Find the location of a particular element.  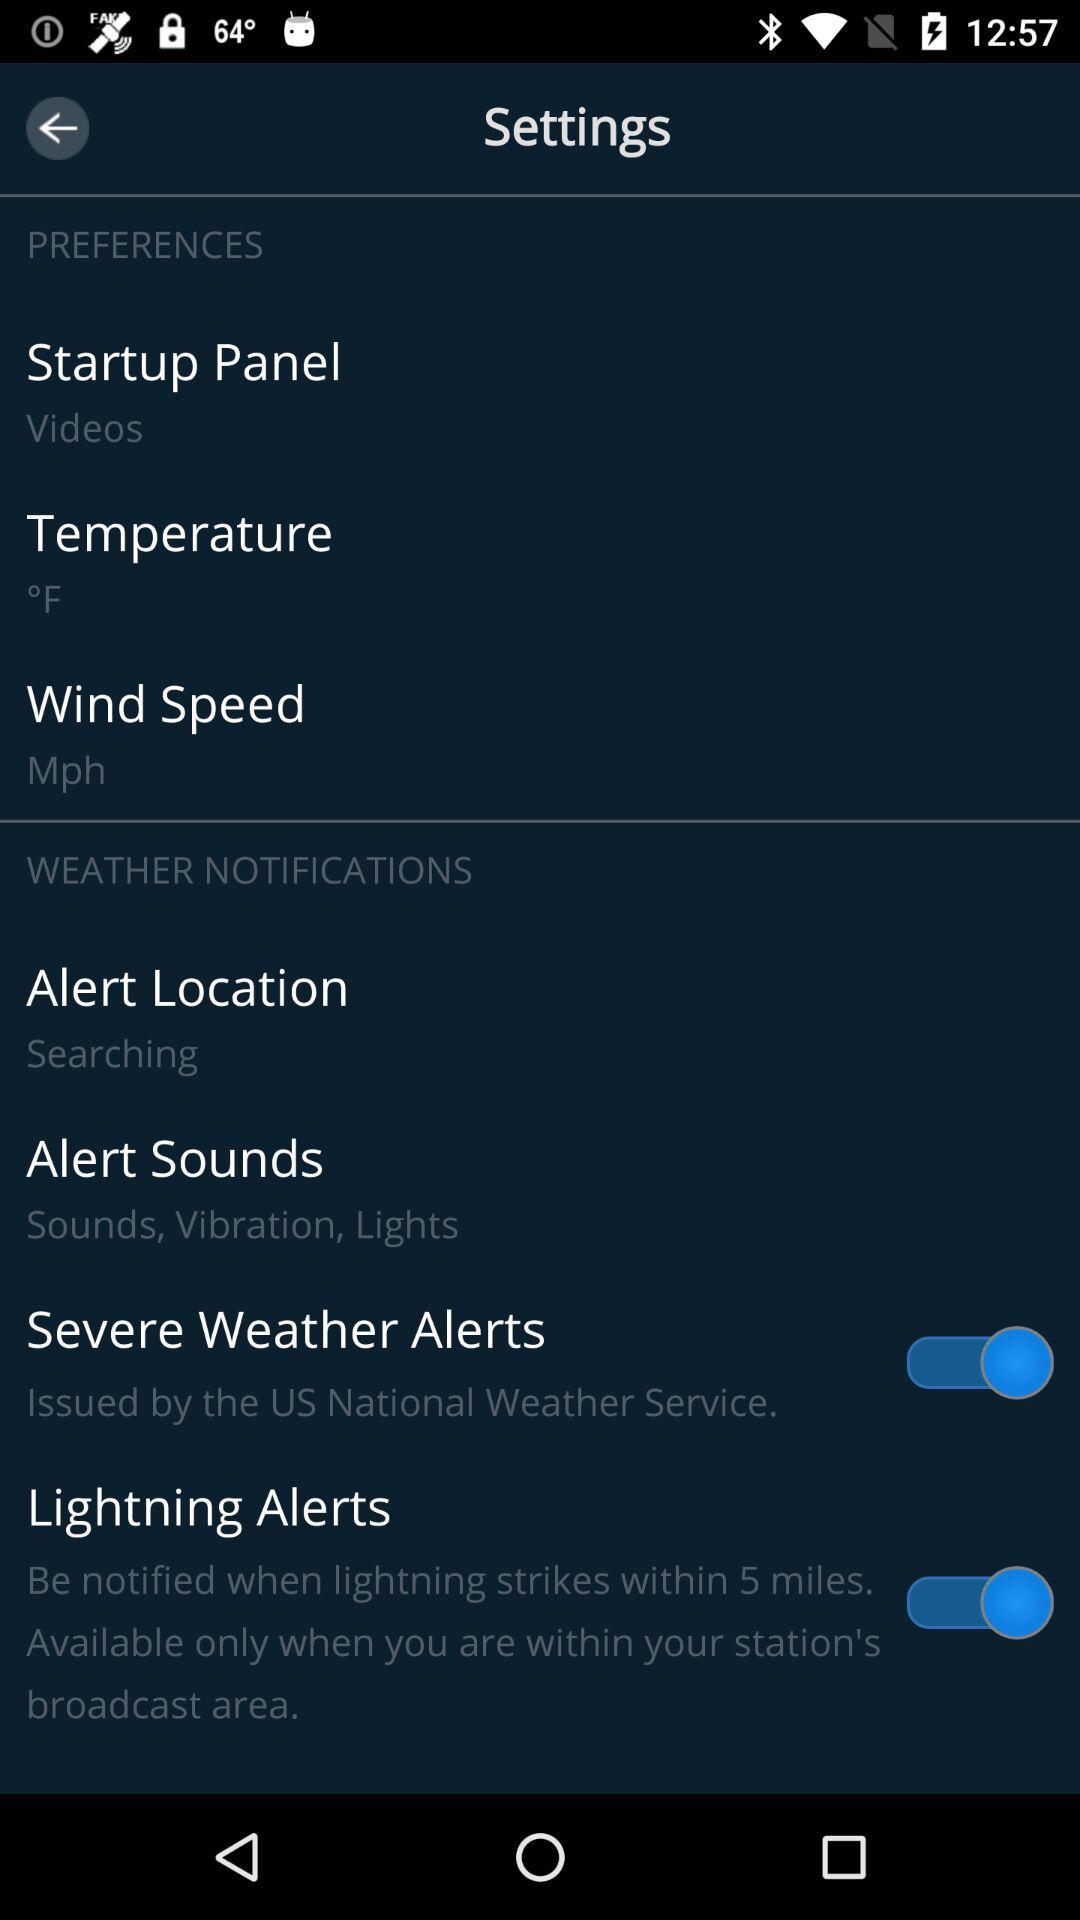

the arrow_backward icon is located at coordinates (56, 127).